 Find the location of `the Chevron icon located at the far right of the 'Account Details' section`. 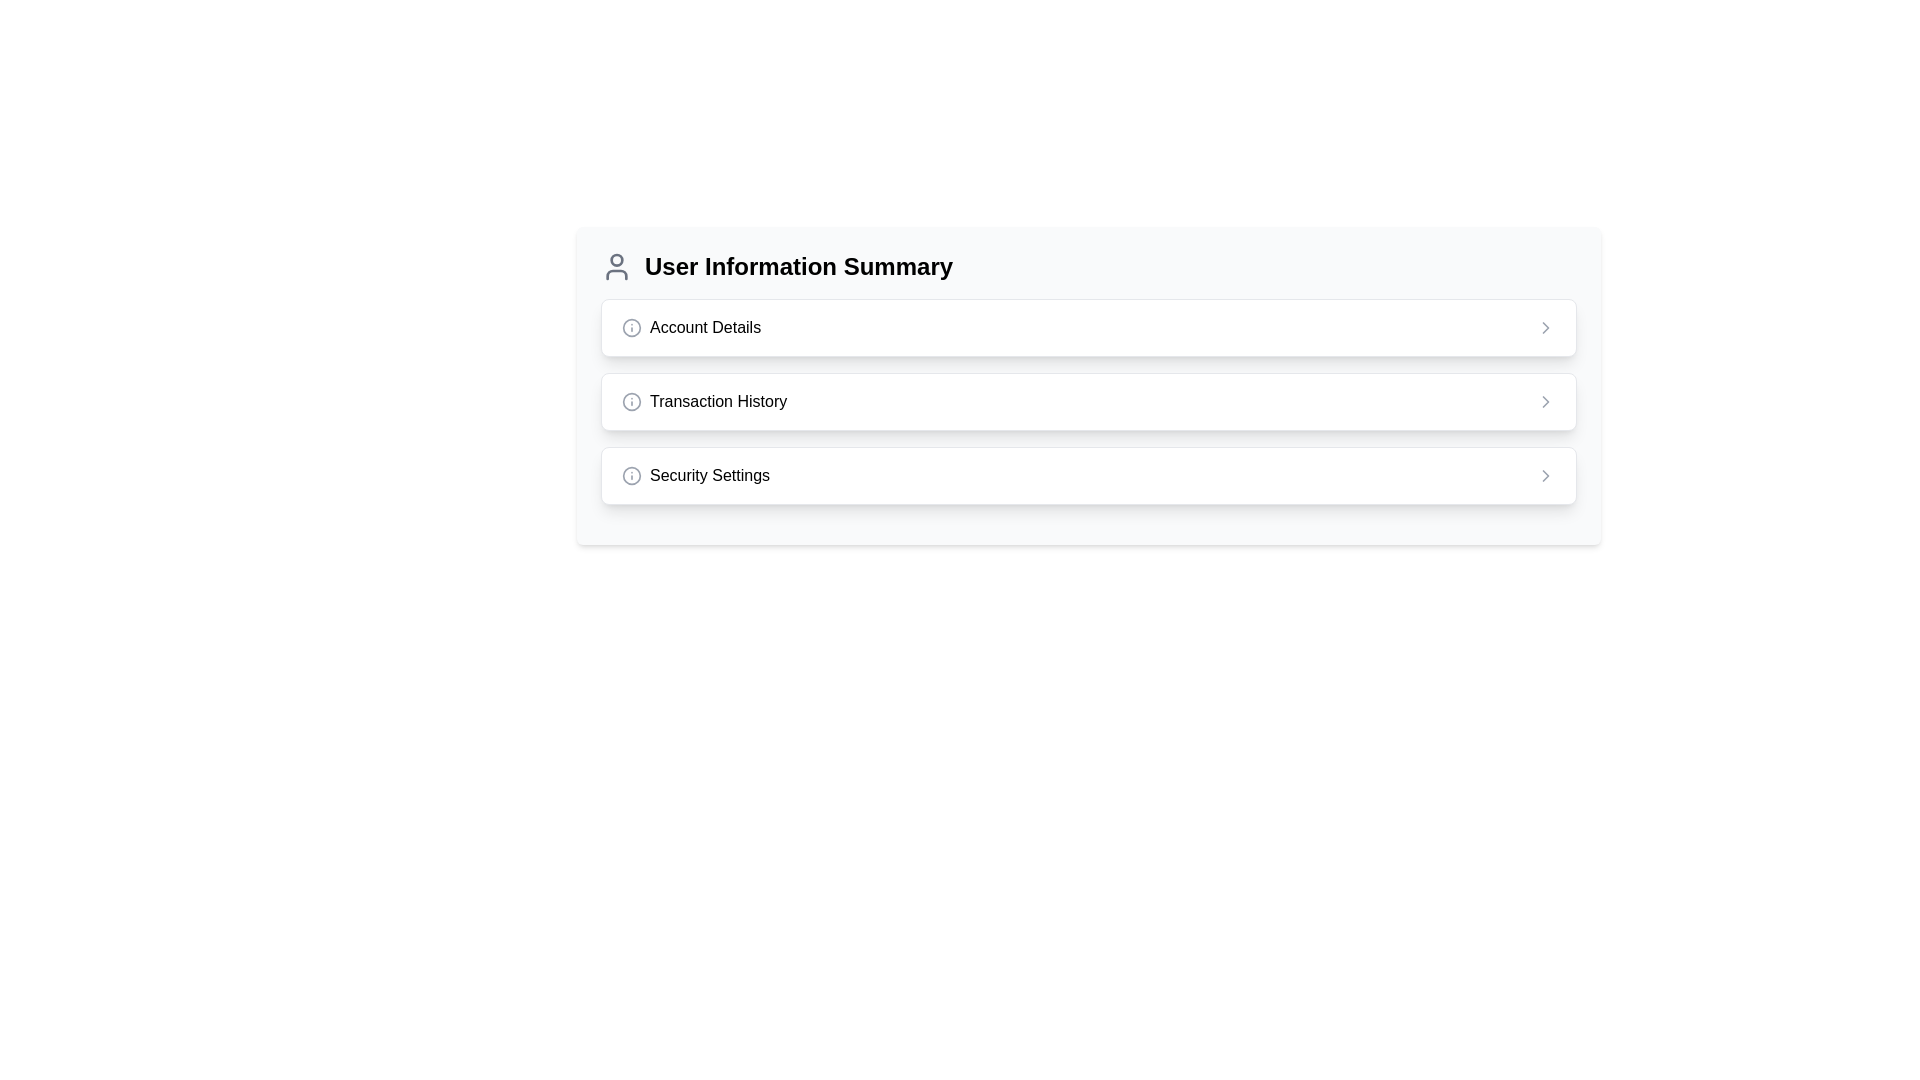

the Chevron icon located at the far right of the 'Account Details' section is located at coordinates (1544, 326).